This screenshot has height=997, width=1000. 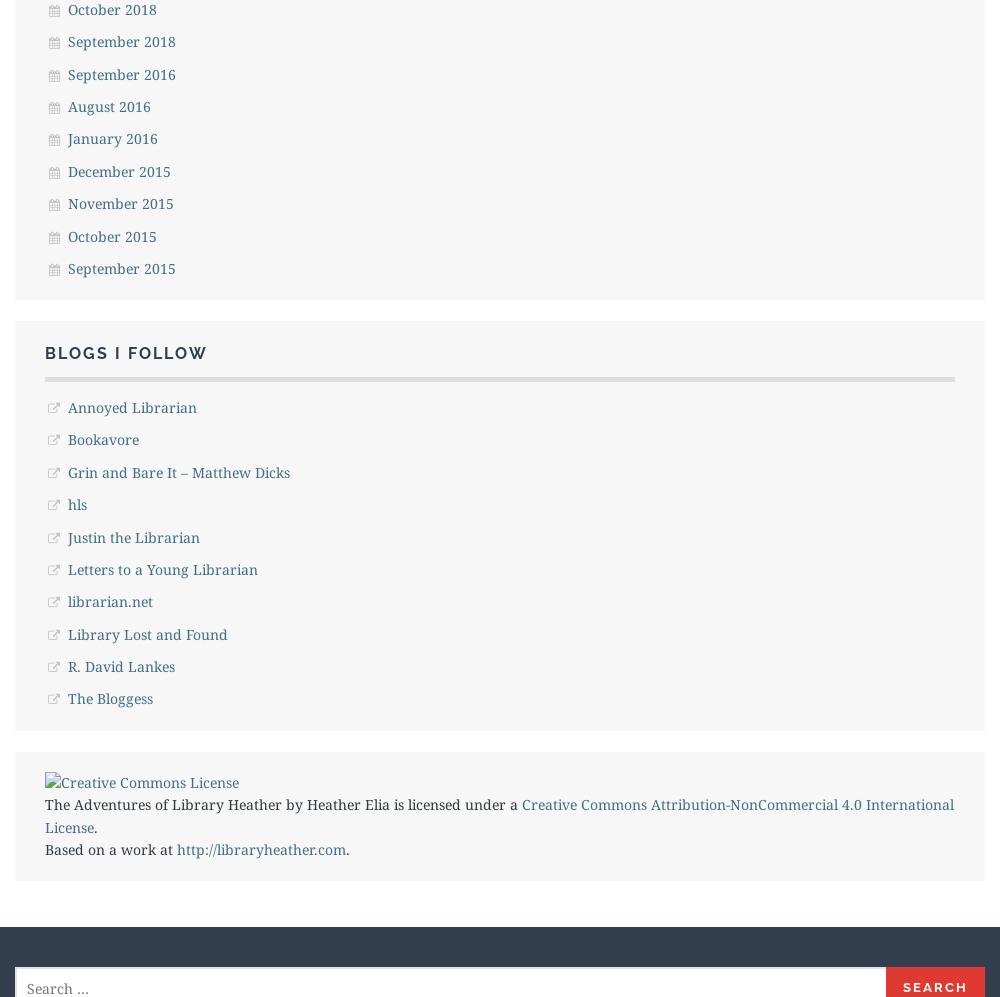 I want to click on 'Blogs I Follow', so click(x=126, y=352).